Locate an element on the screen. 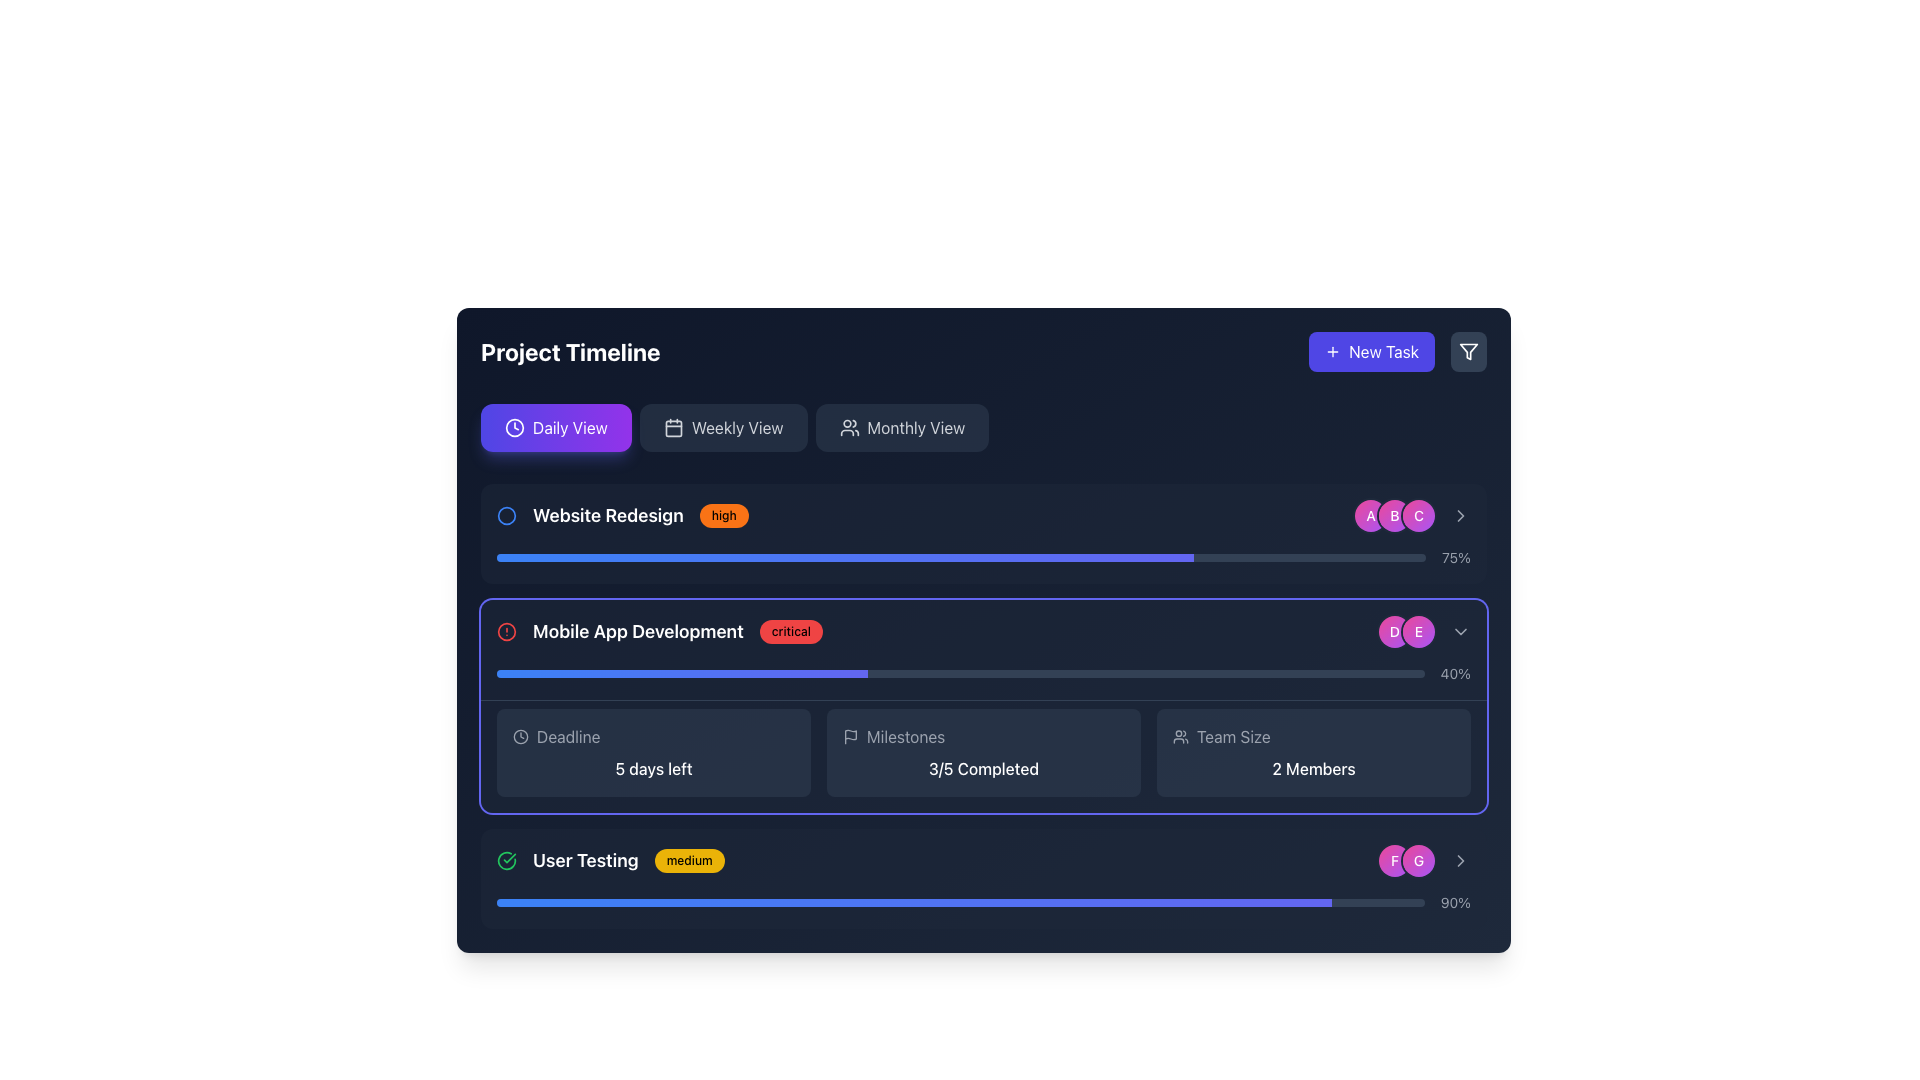 Image resolution: width=1920 pixels, height=1080 pixels. the plus sign icon located inside the 'New Task' button at the top-right corner of the interface, which visually indicates the action of adding a new task is located at coordinates (1333, 350).